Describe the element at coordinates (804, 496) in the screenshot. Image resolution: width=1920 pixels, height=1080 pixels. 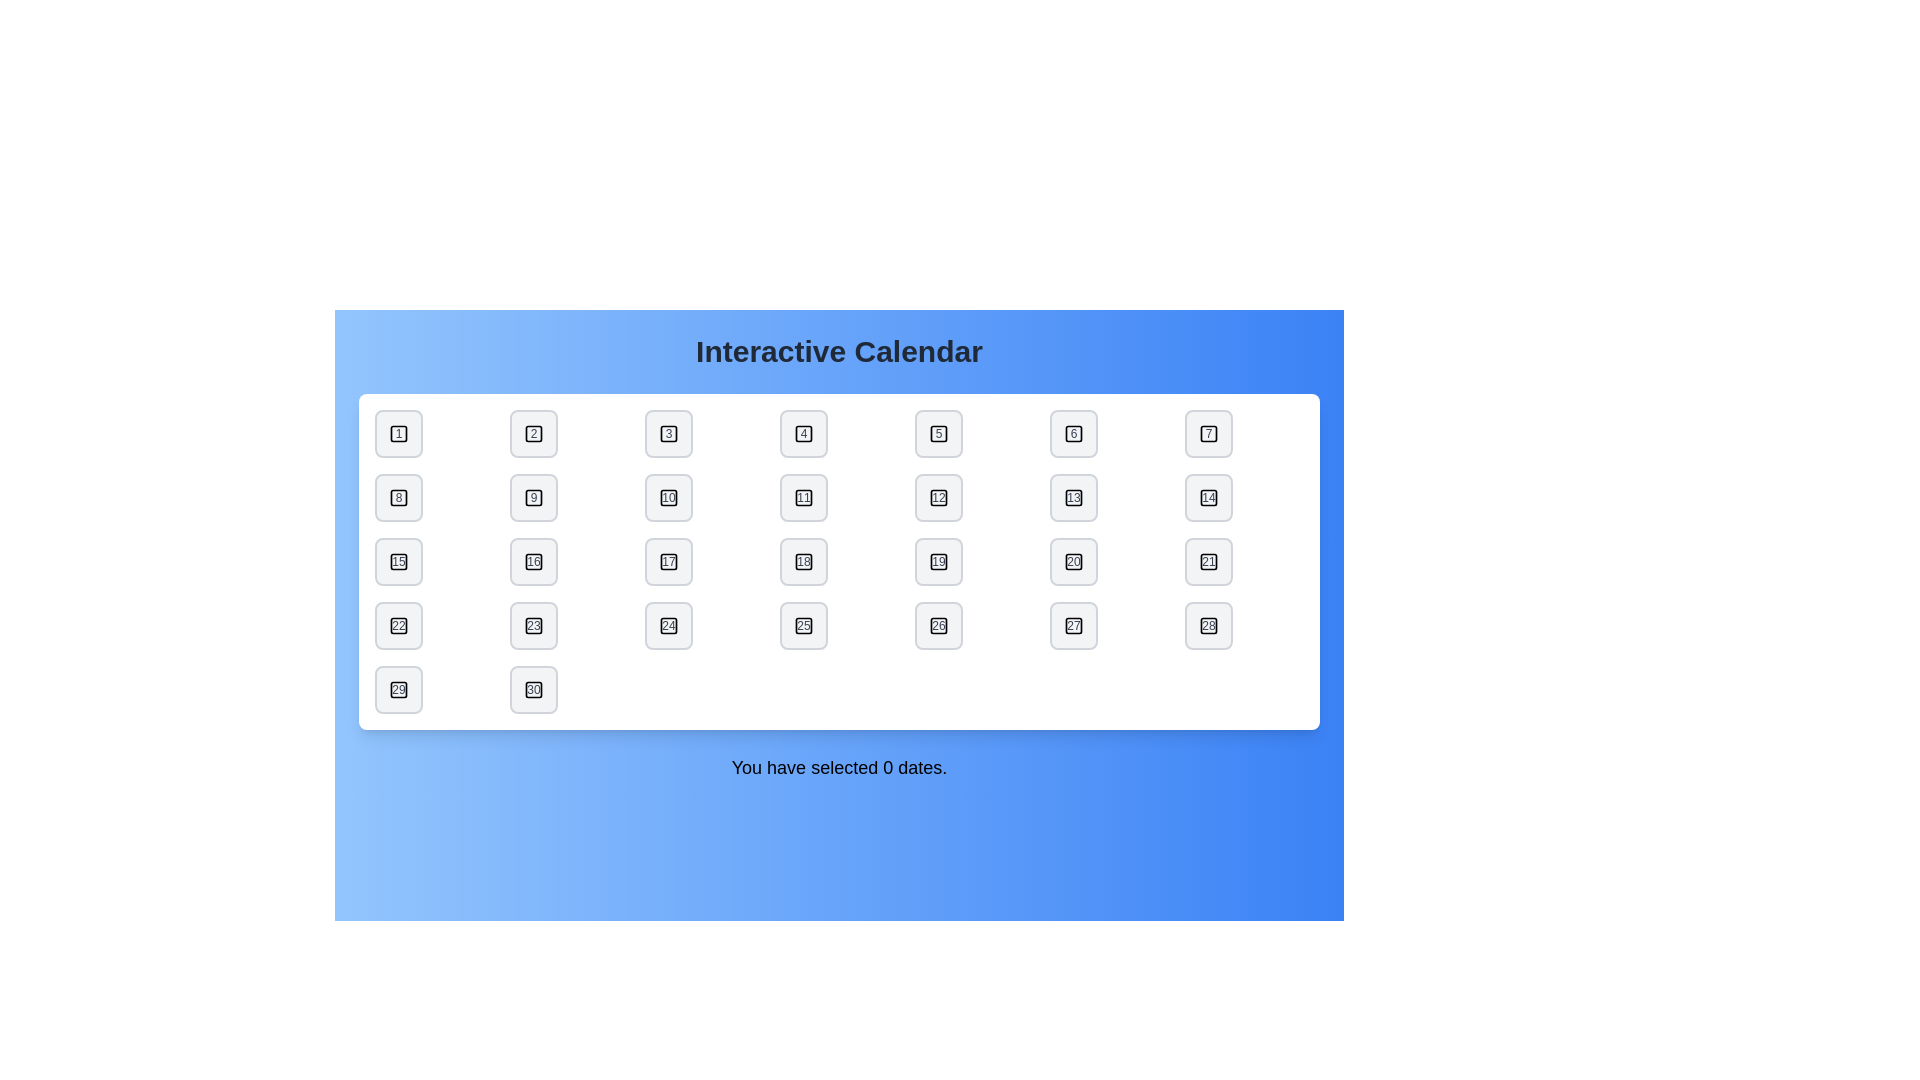
I see `the date button labeled 11 to toggle its selection state` at that location.